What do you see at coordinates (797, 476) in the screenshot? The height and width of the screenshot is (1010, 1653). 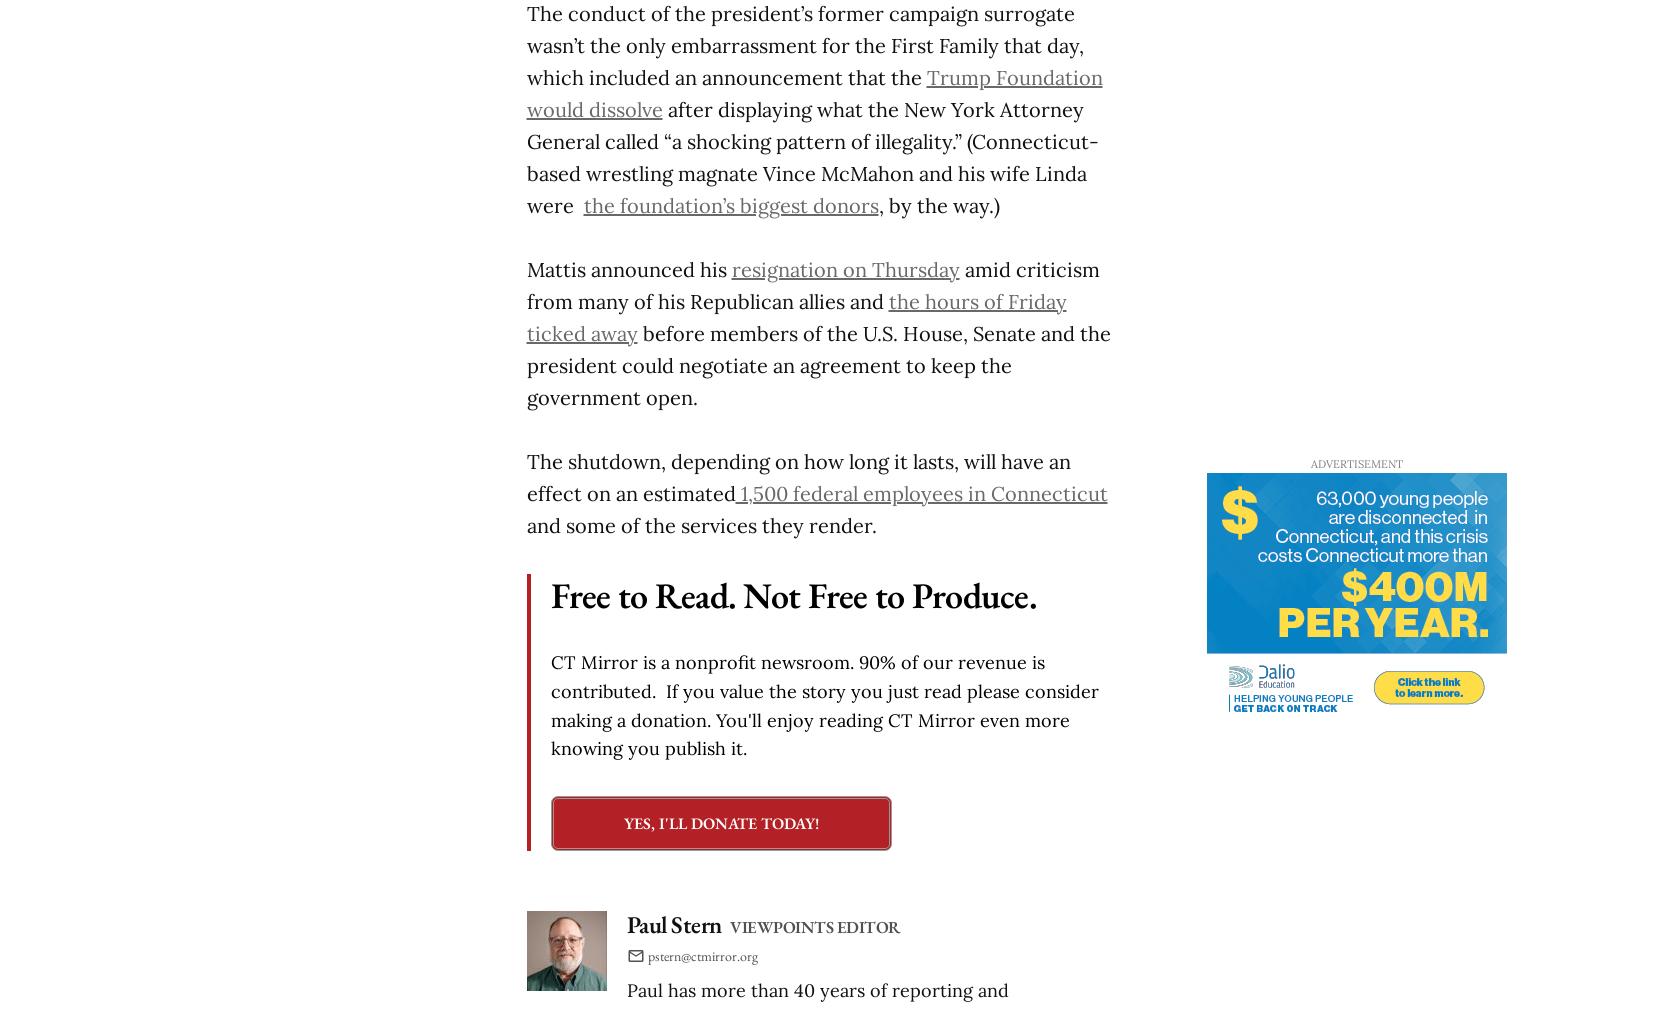 I see `'The shutdown, depending on how long it lasts, will have an effect on an estimated'` at bounding box center [797, 476].